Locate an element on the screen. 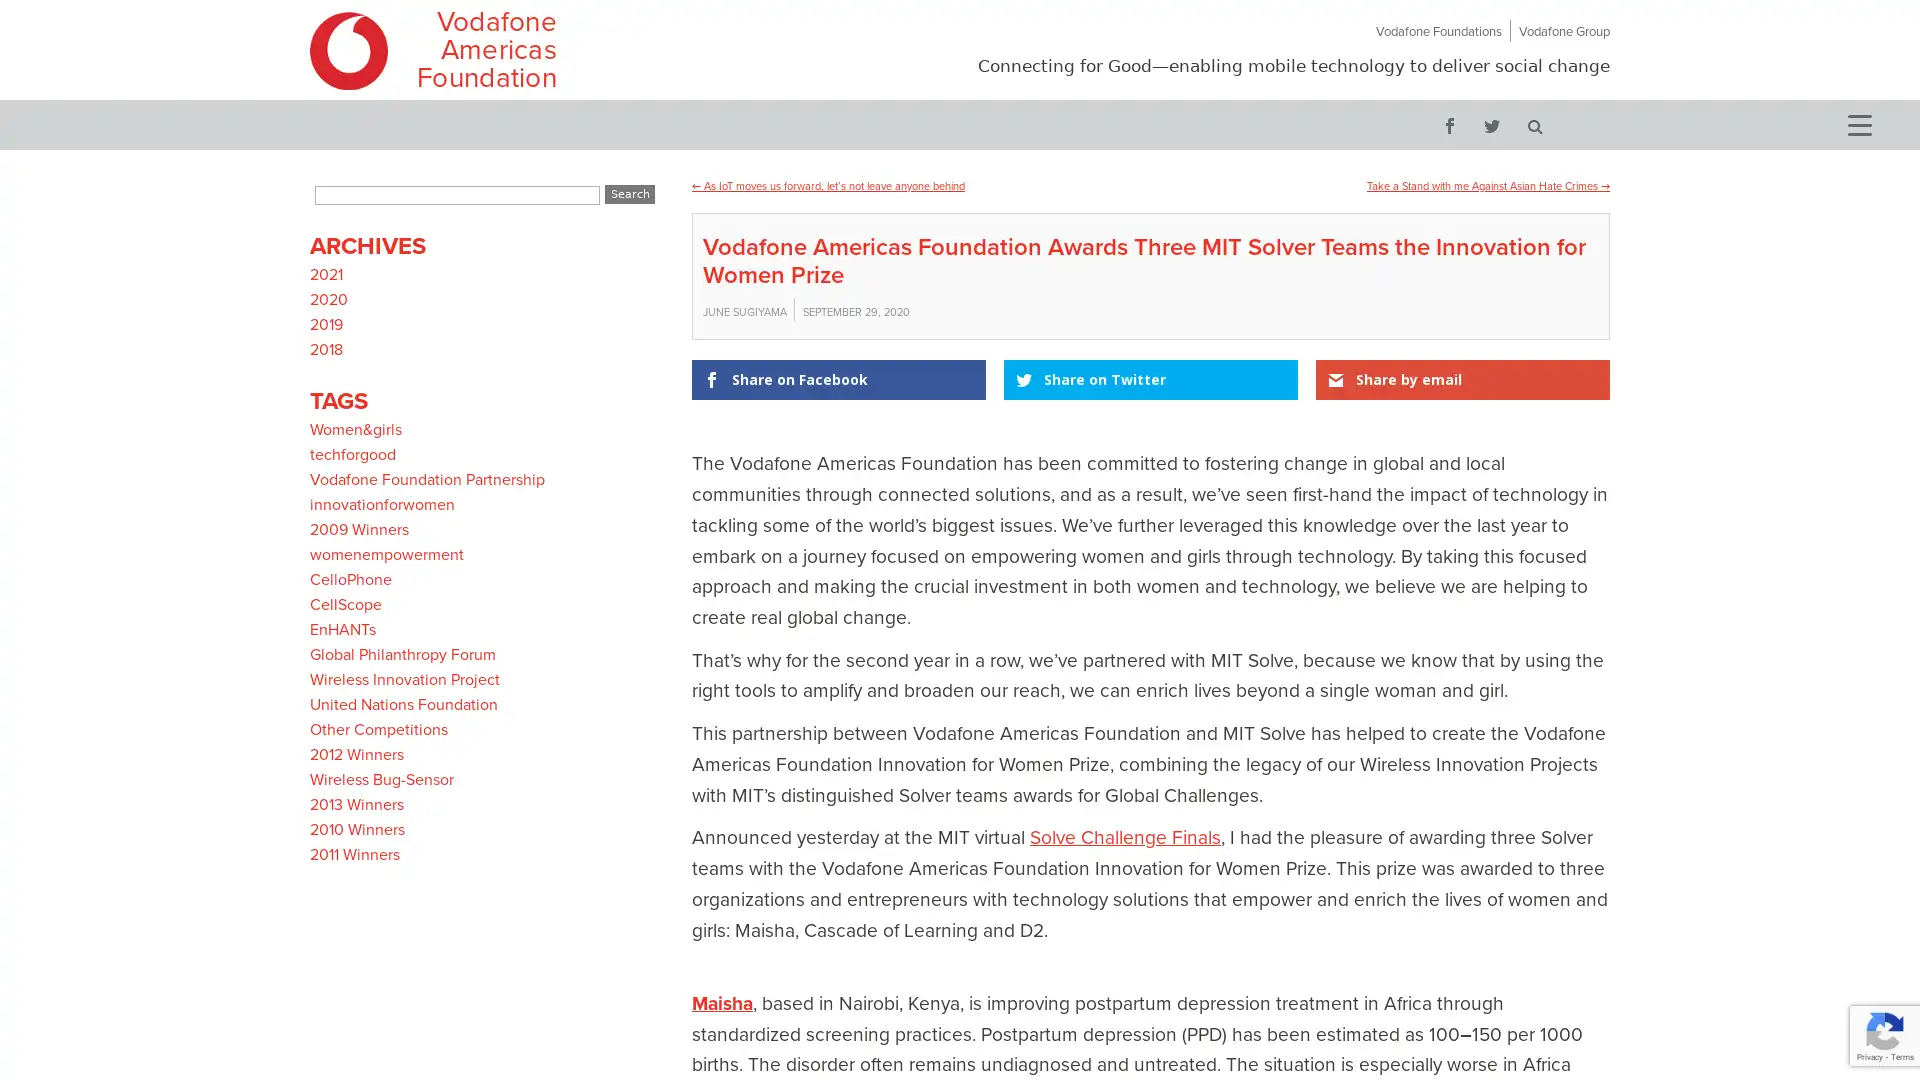  GO is located at coordinates (1534, 124).